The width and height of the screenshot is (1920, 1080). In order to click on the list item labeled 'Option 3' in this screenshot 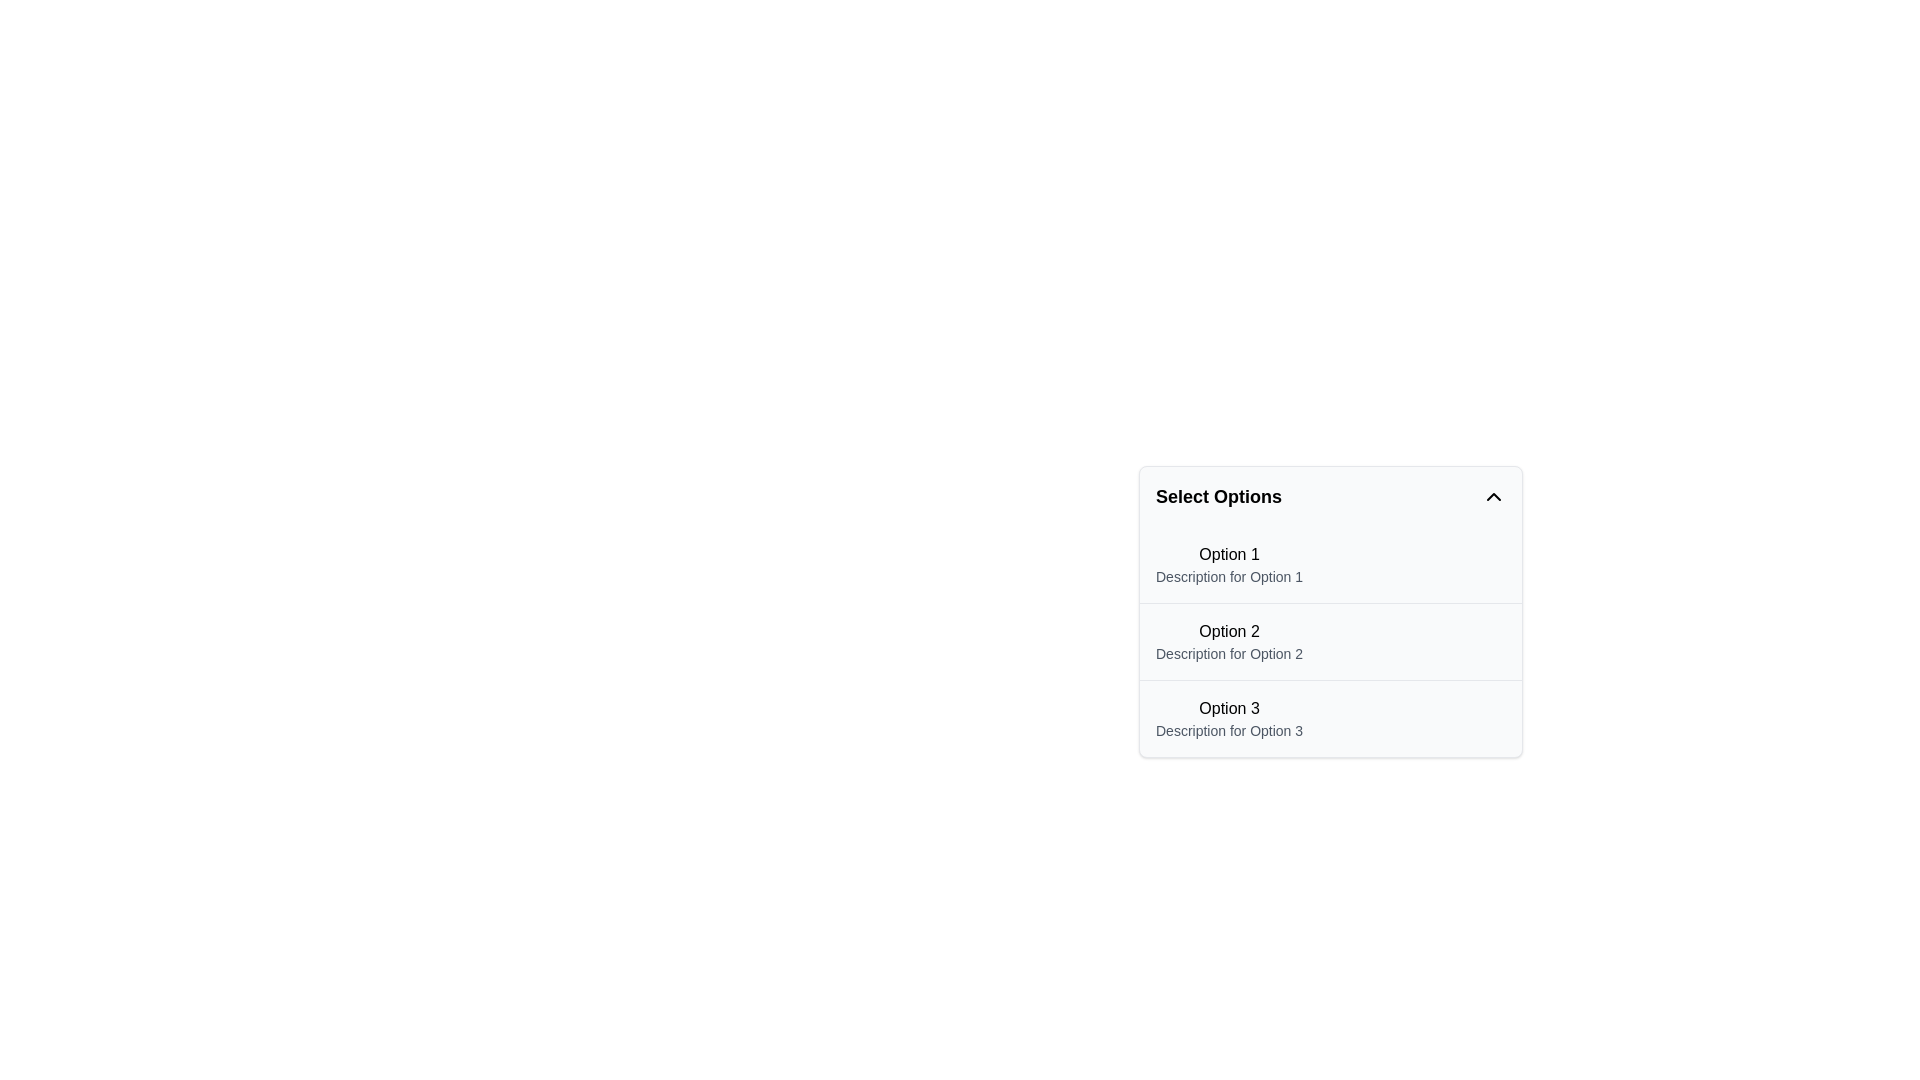, I will do `click(1228, 717)`.